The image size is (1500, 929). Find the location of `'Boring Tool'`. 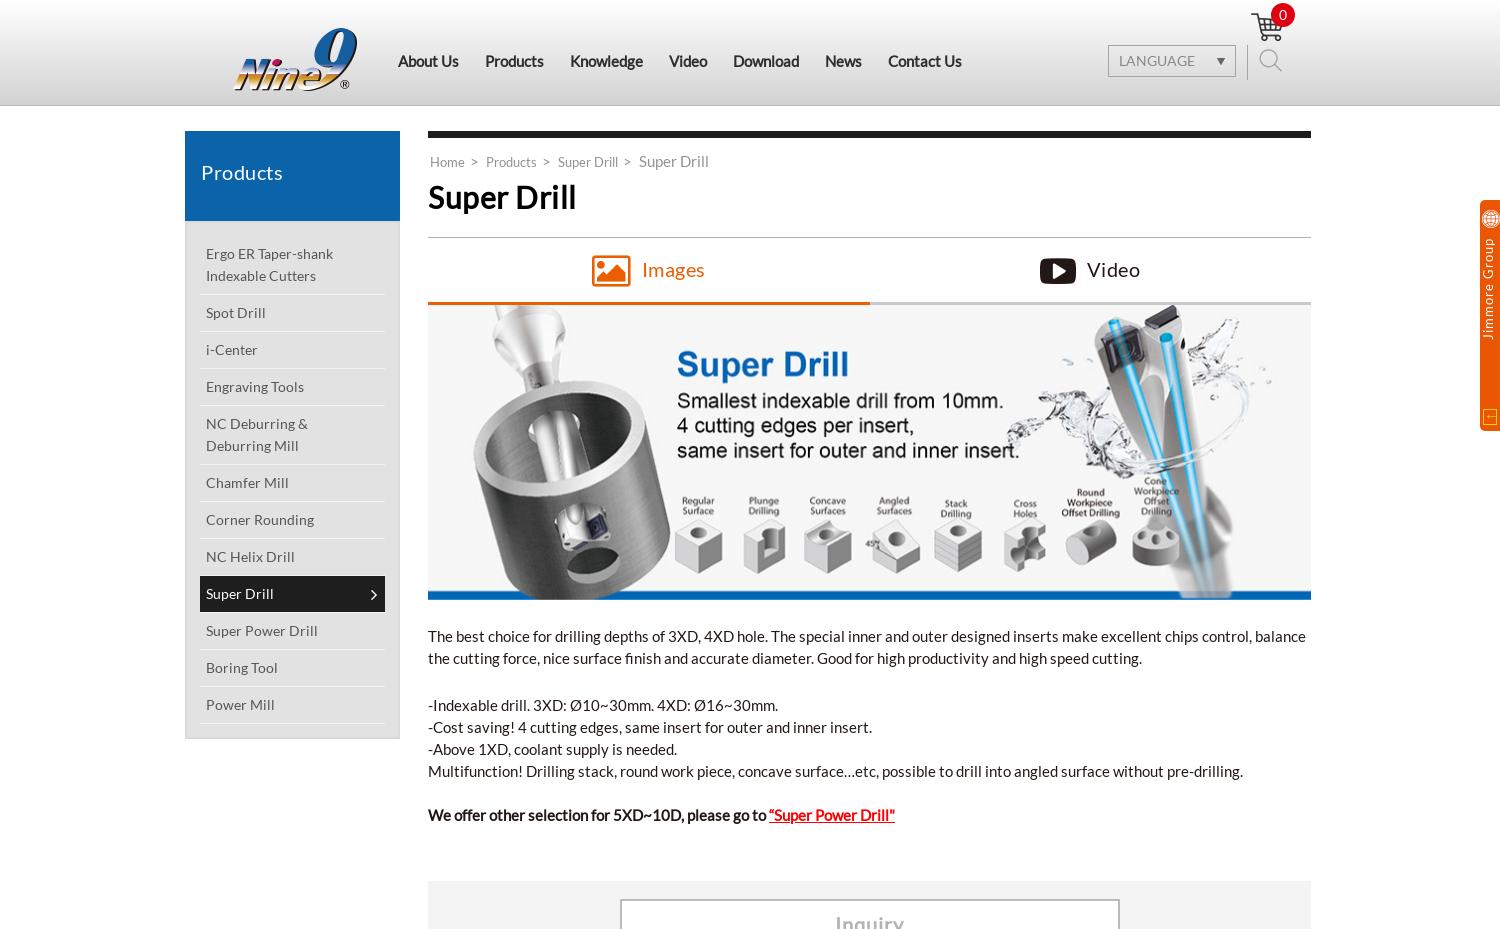

'Boring Tool' is located at coordinates (240, 667).